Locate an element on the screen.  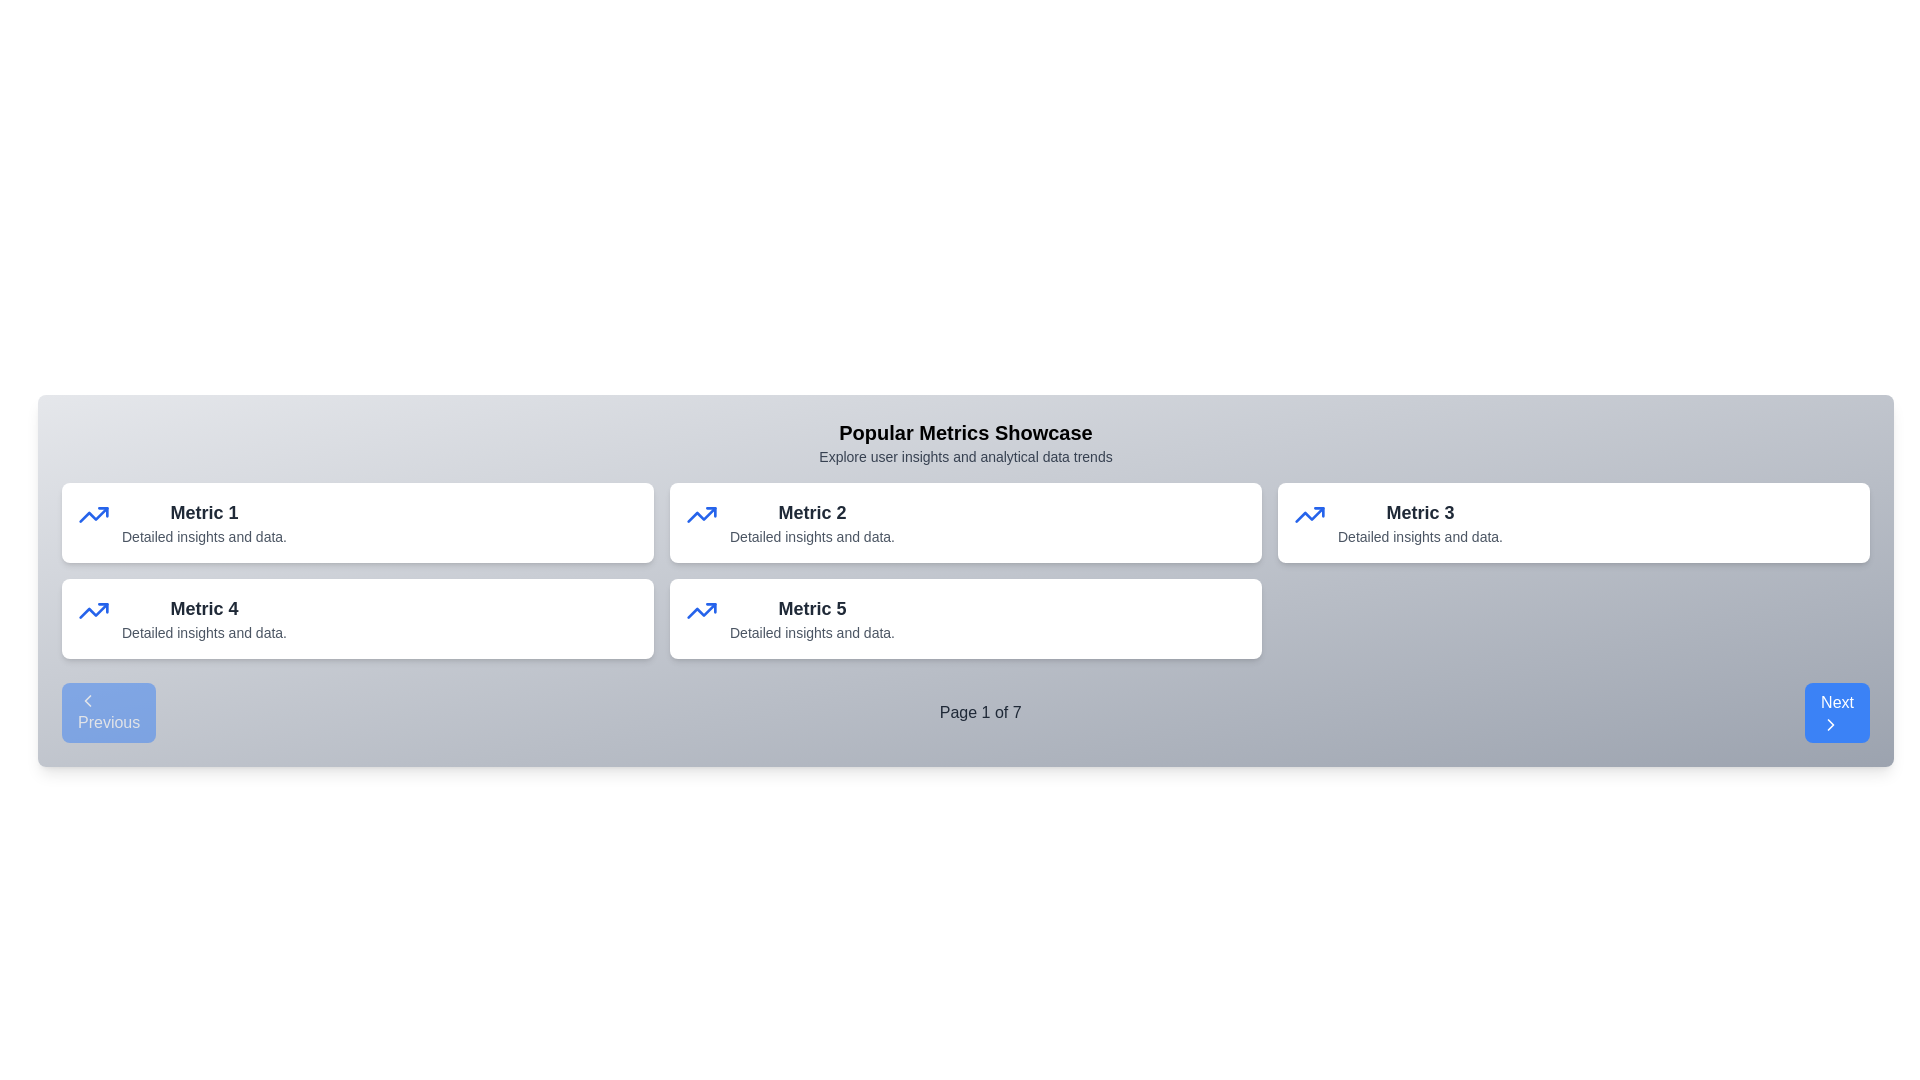
the non-interactive informational display for 'Metric 5' located in the bottom row, second column of the grid layout is located at coordinates (806, 617).